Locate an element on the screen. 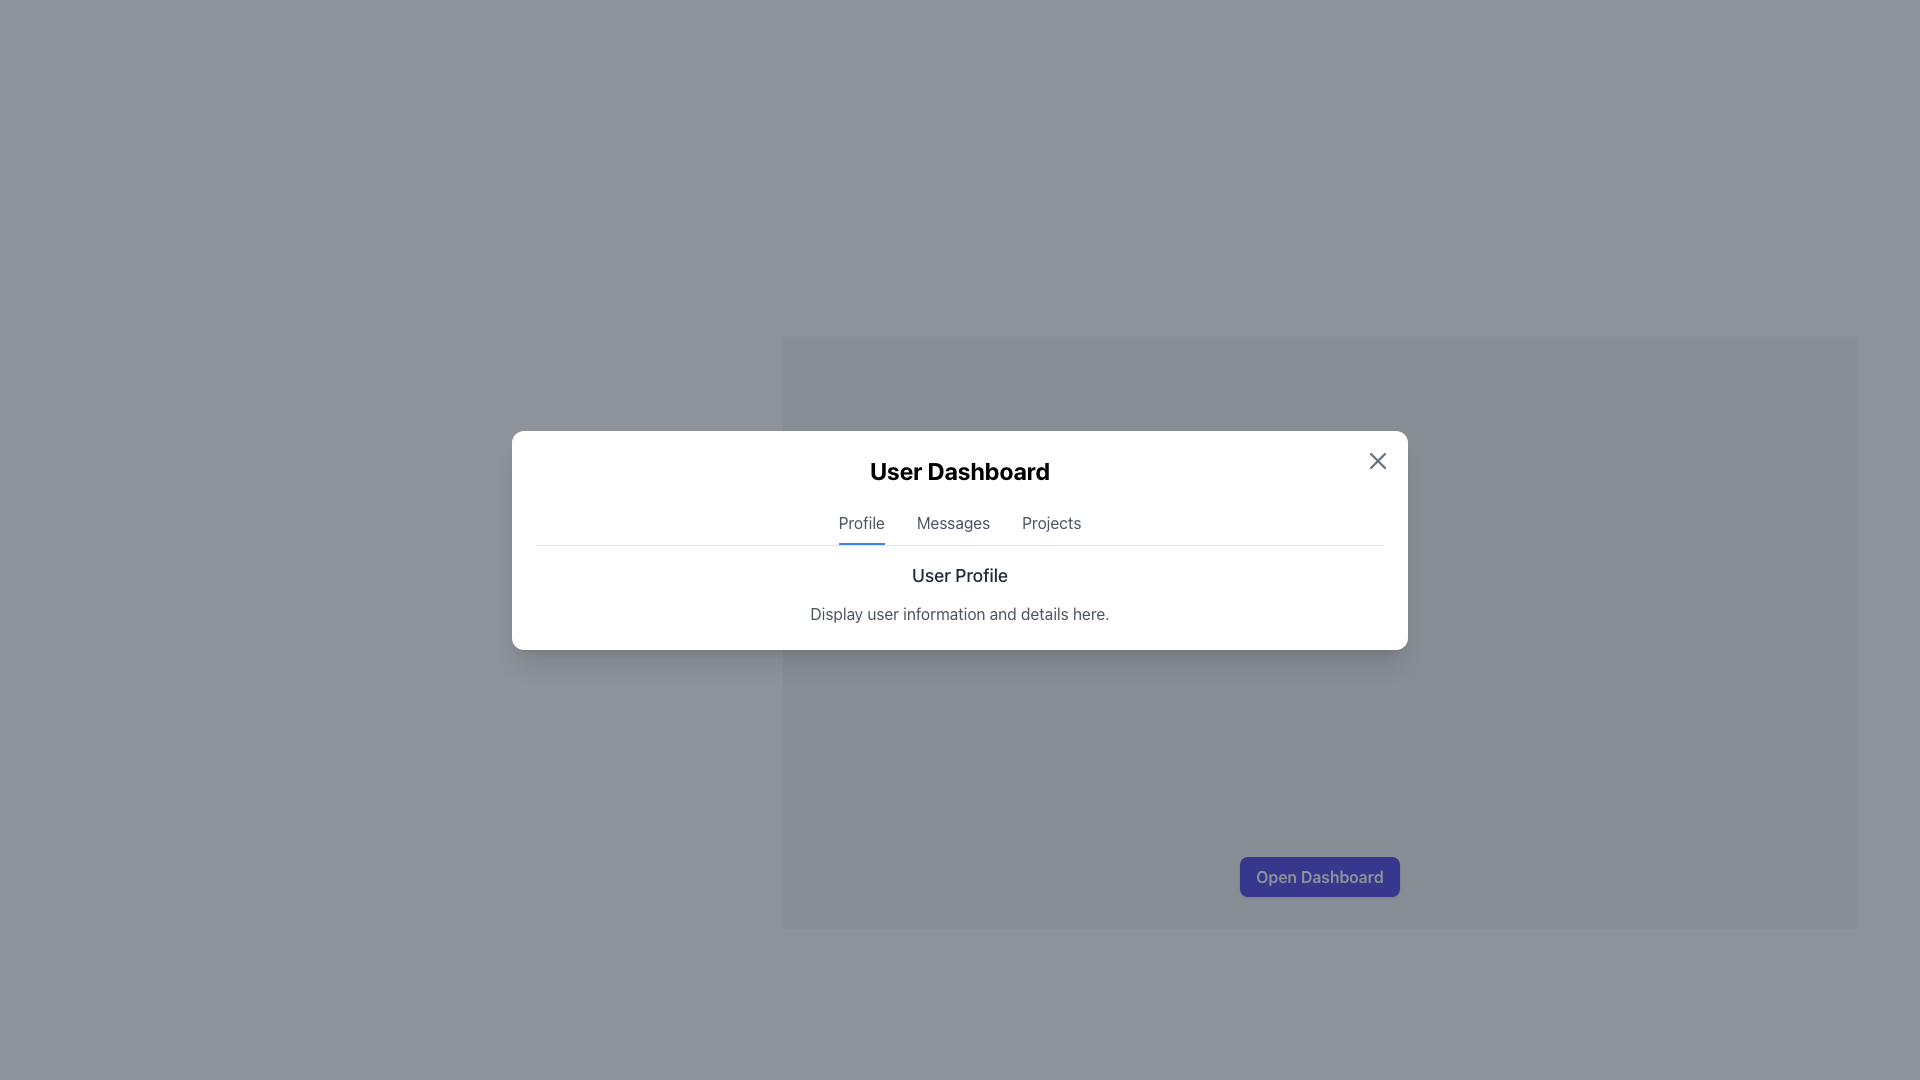 The width and height of the screenshot is (1920, 1080). the second navigation link in the horizontal navigation bar, located between 'Profile' and 'Projects' is located at coordinates (952, 526).